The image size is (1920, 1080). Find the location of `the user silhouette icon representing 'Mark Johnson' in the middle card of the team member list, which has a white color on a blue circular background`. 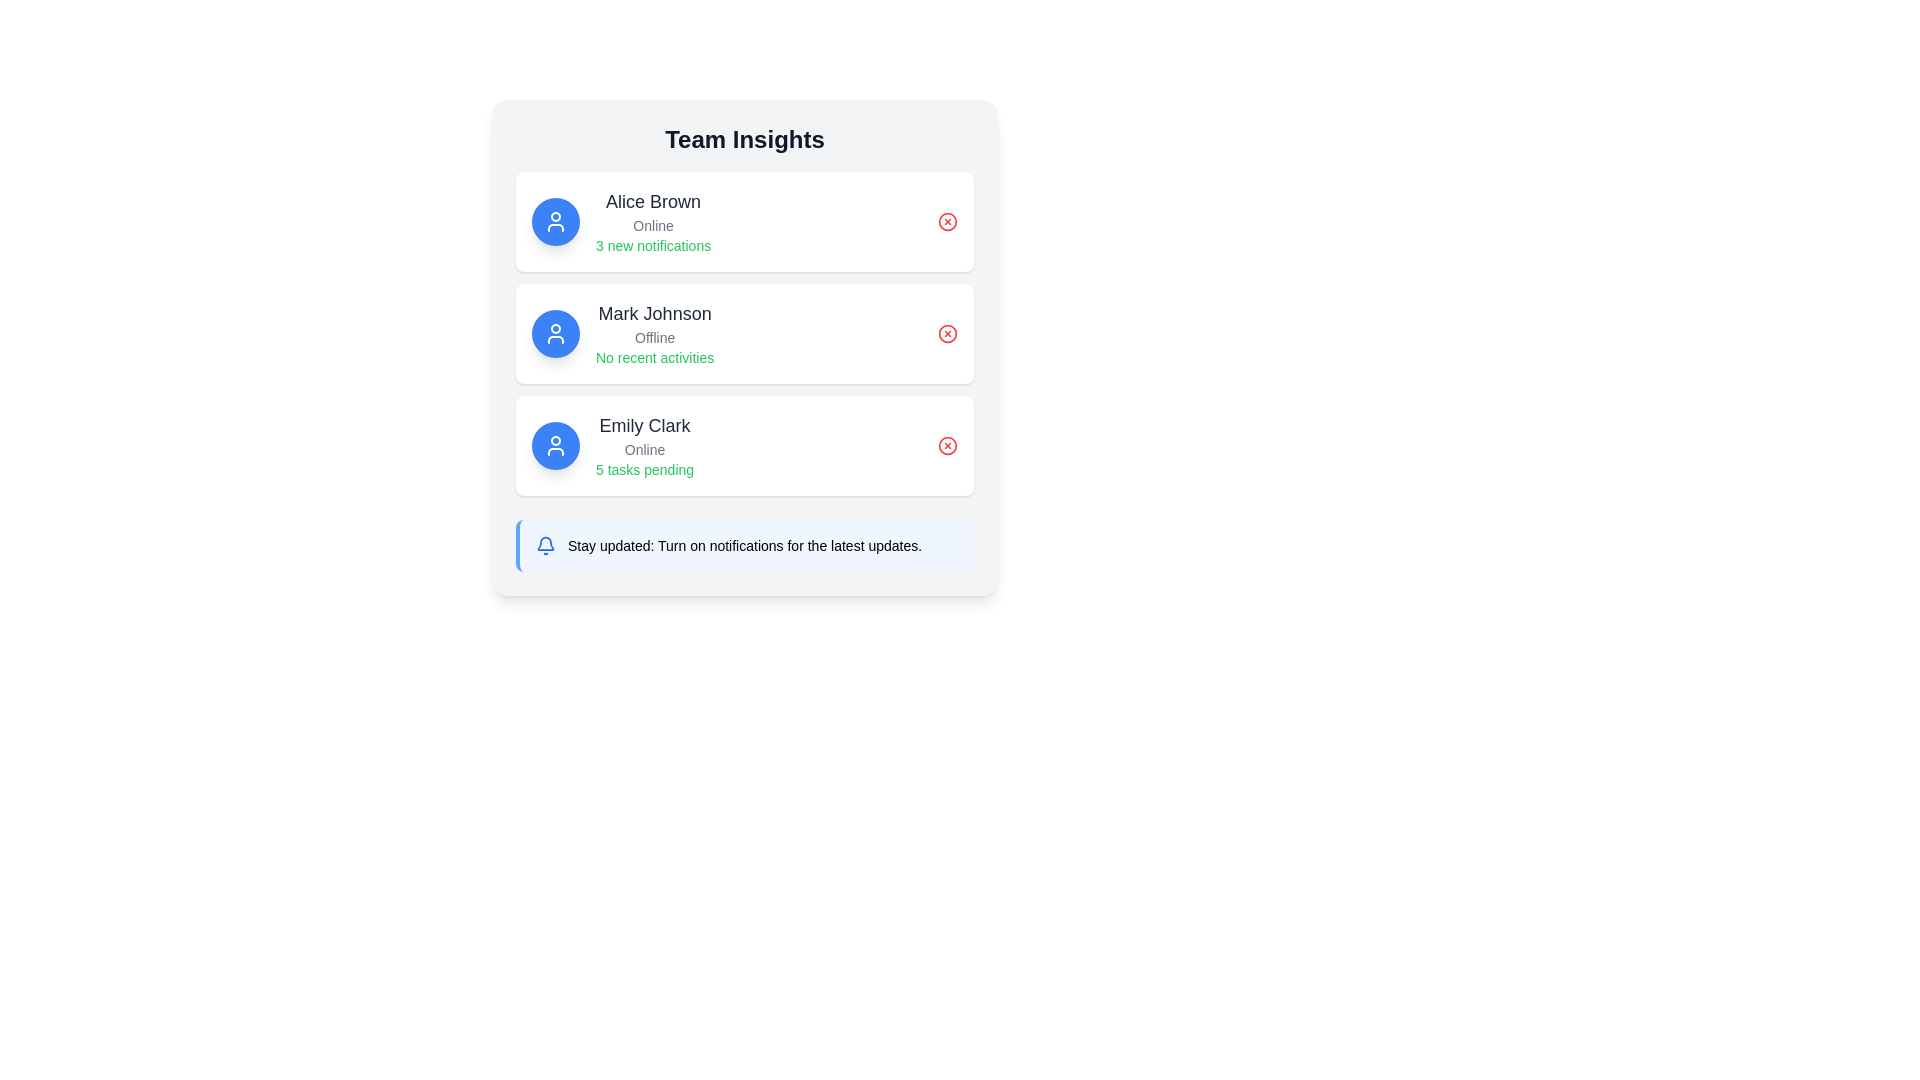

the user silhouette icon representing 'Mark Johnson' in the middle card of the team member list, which has a white color on a blue circular background is located at coordinates (556, 333).